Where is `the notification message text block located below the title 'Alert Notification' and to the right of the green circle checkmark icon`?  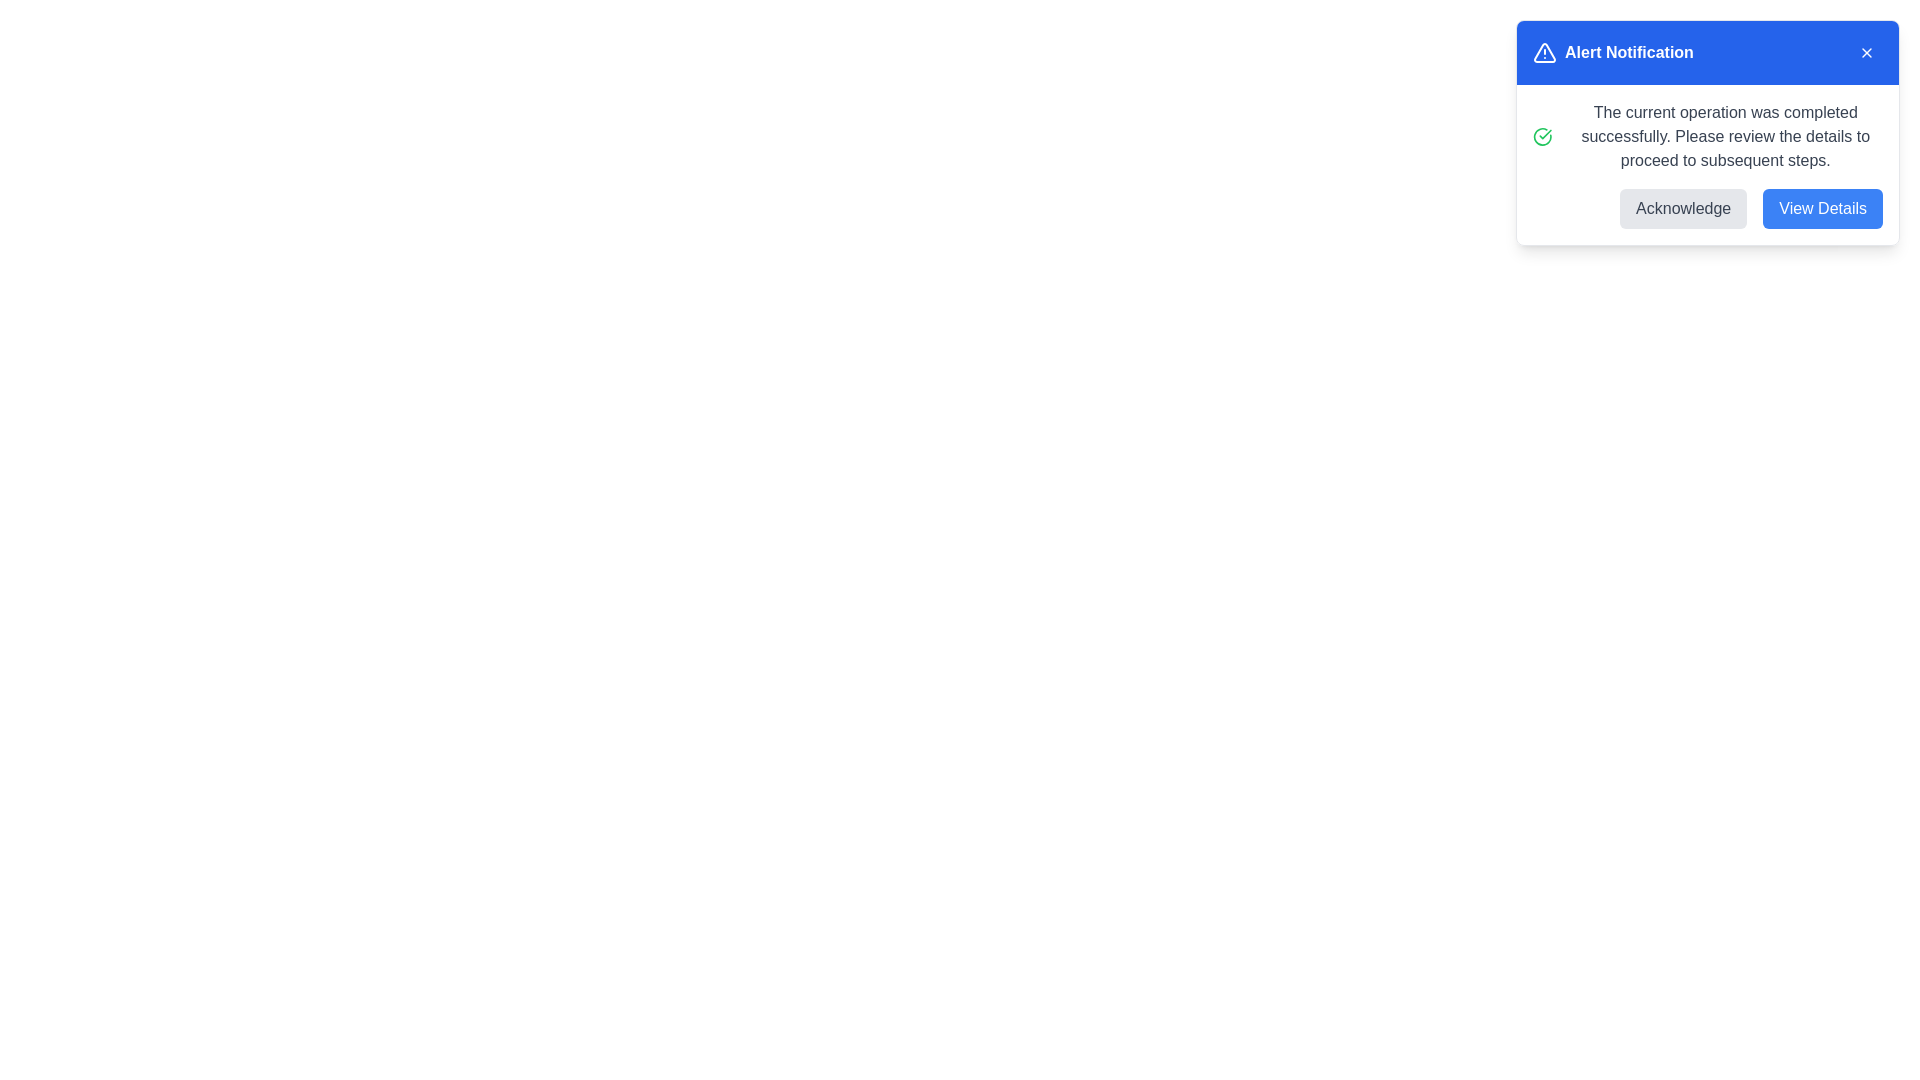
the notification message text block located below the title 'Alert Notification' and to the right of the green circle checkmark icon is located at coordinates (1724, 136).